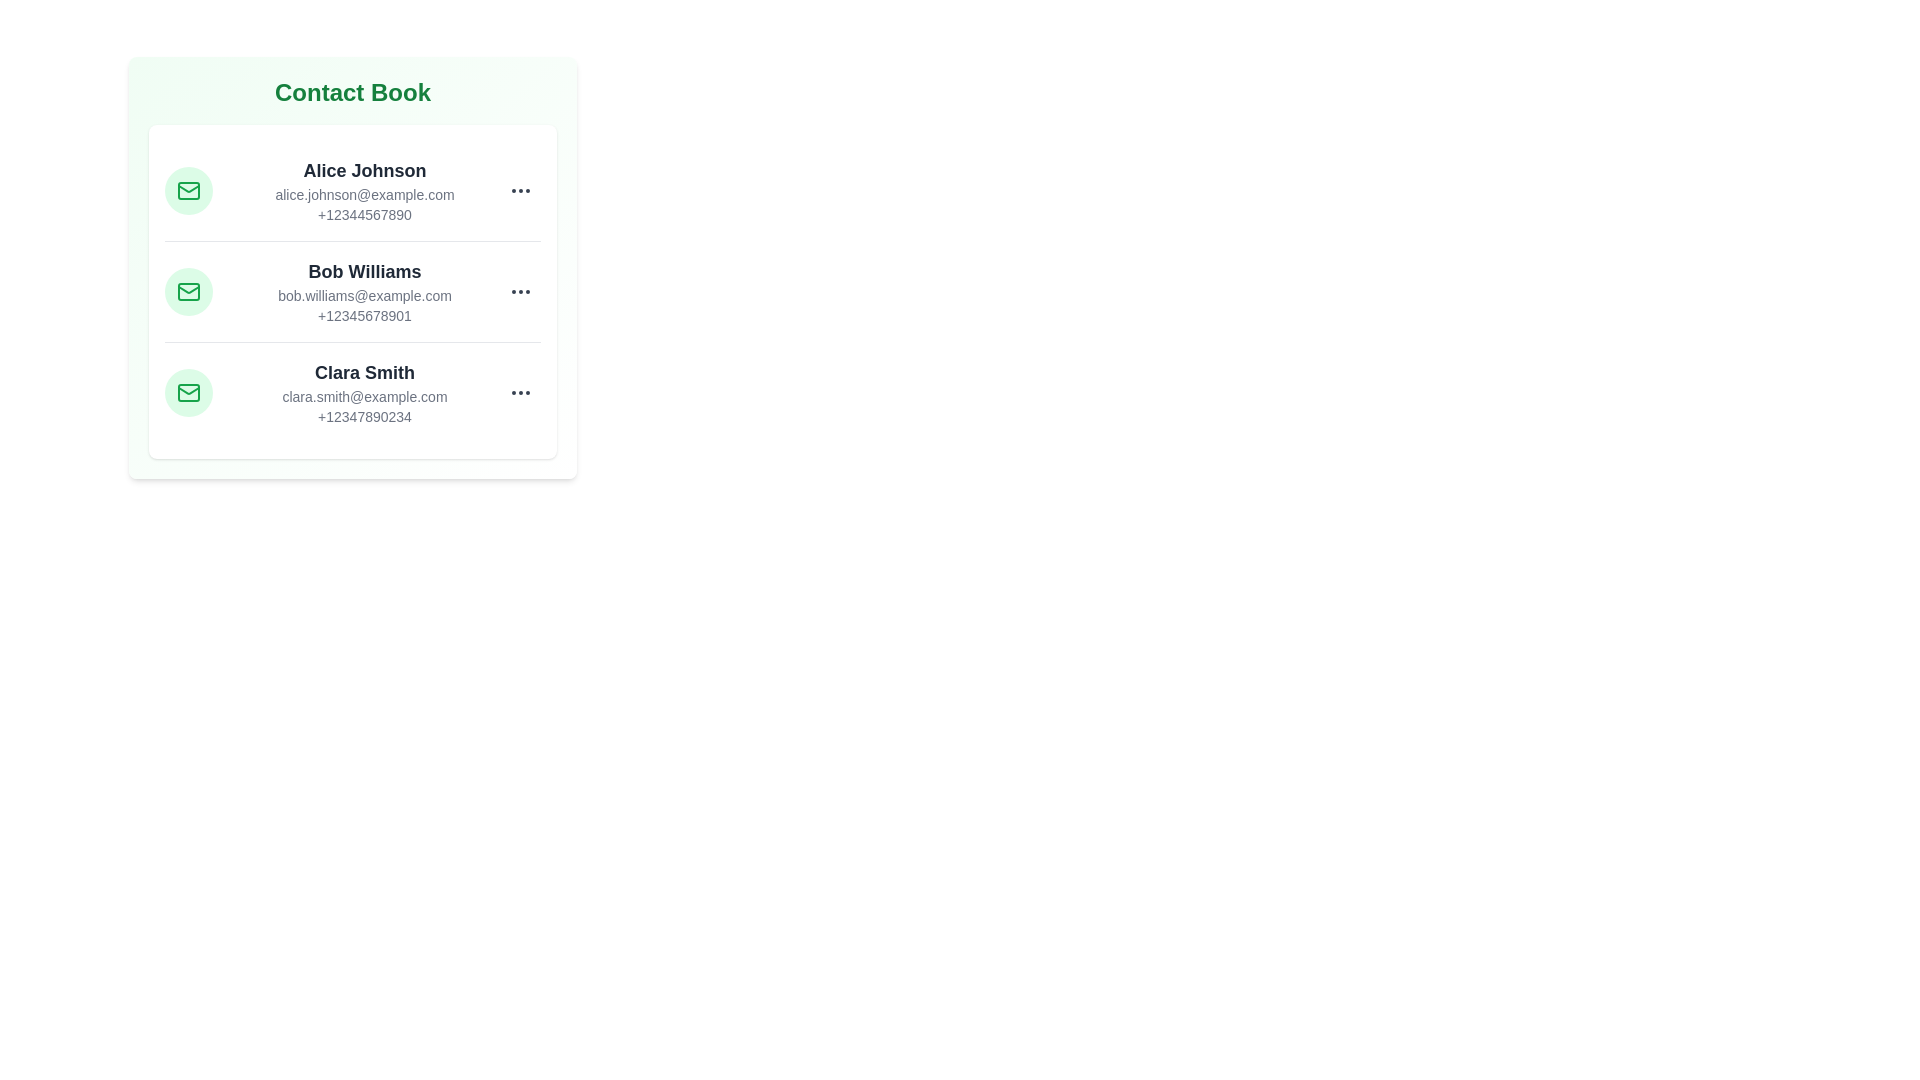  Describe the element at coordinates (521, 393) in the screenshot. I see `'More' button for the contact Clara Smith` at that location.